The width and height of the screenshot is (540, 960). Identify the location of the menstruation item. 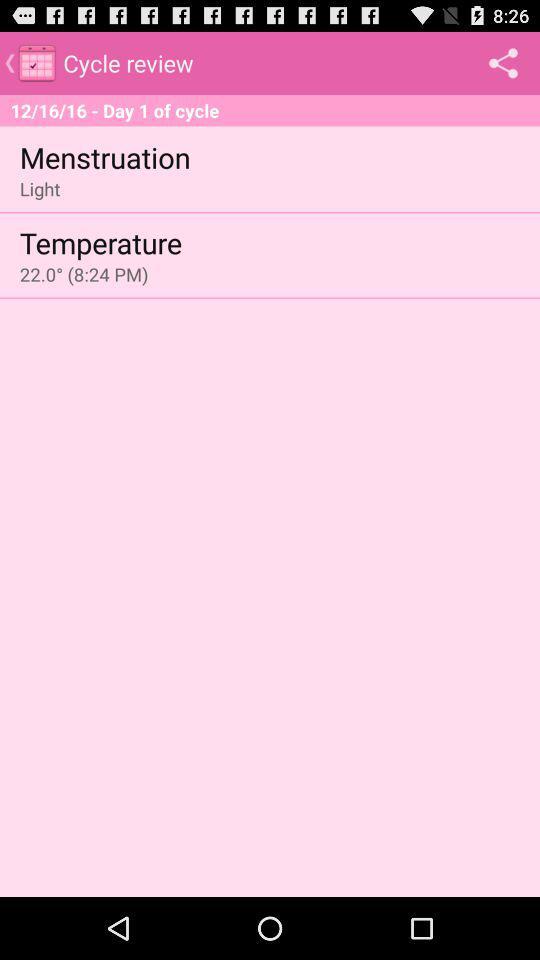
(105, 155).